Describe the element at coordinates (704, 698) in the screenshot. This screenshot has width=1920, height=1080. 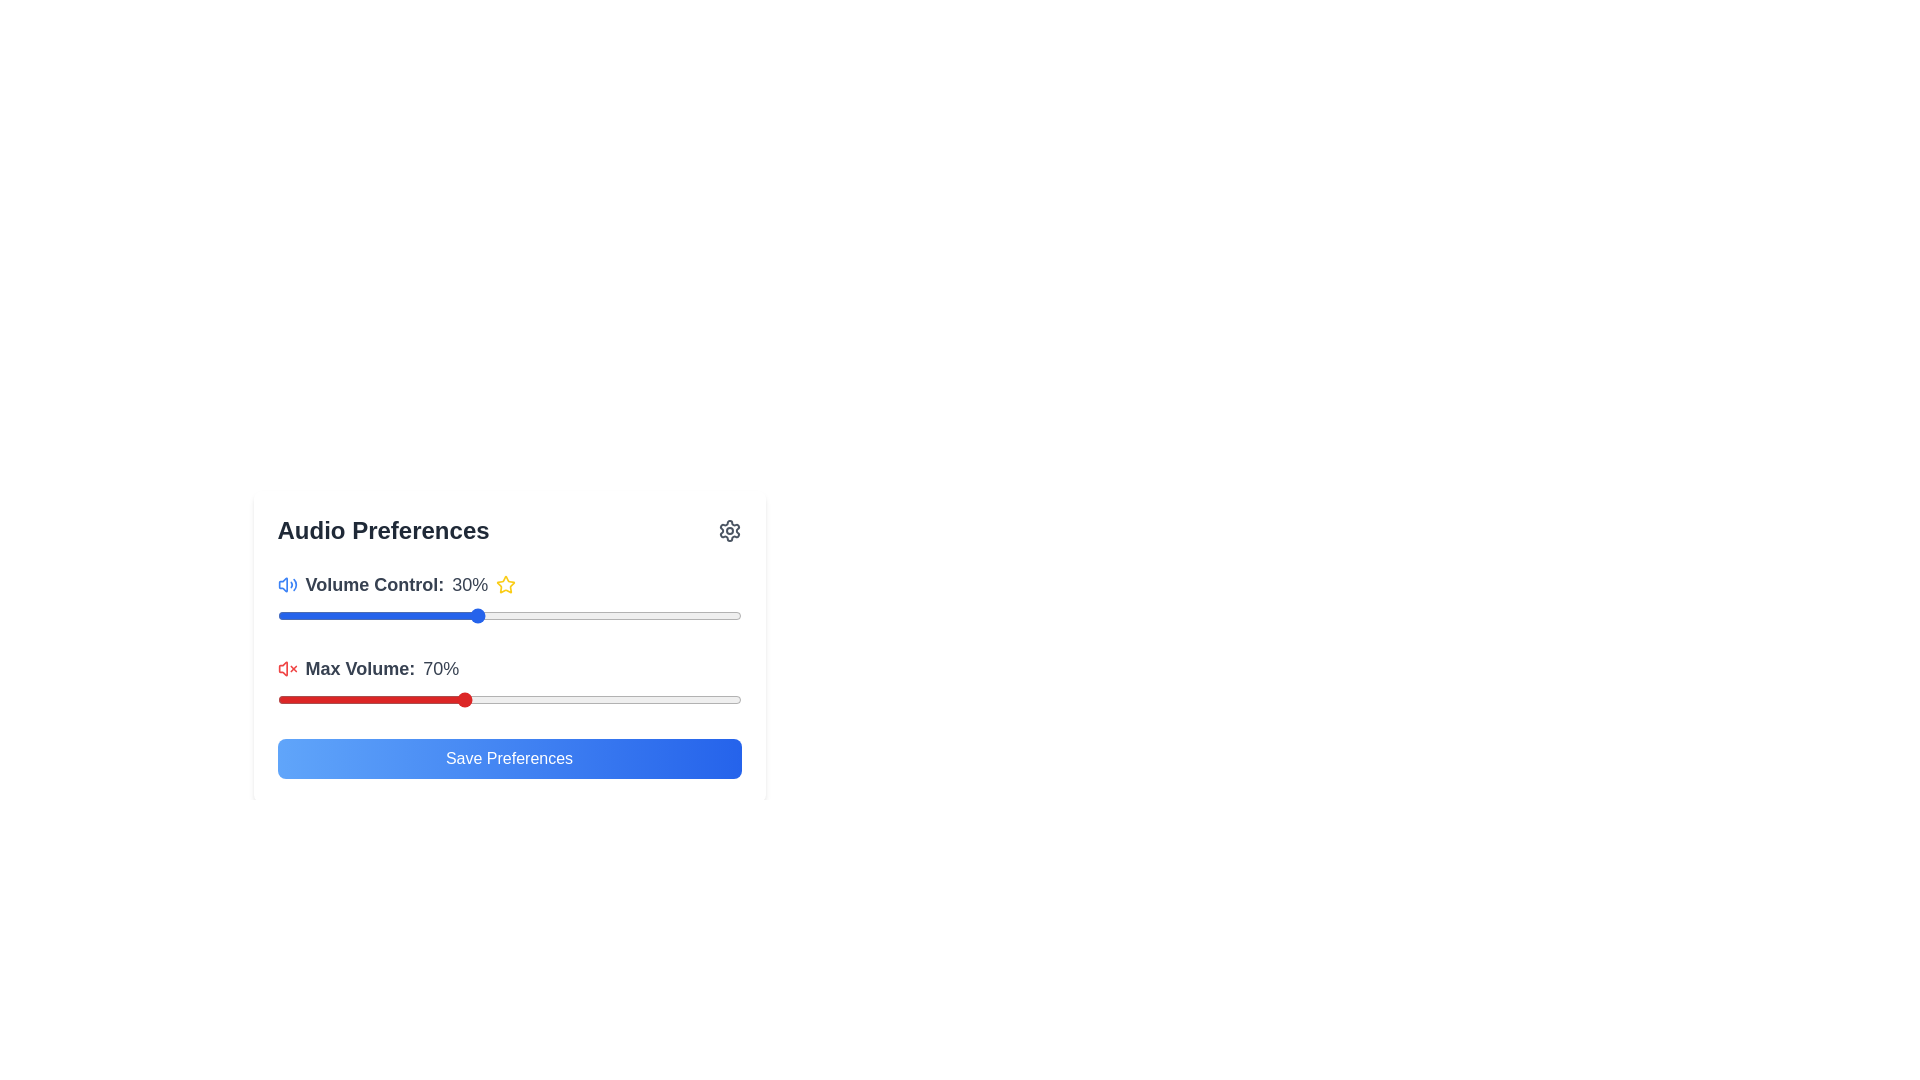
I see `max volume` at that location.